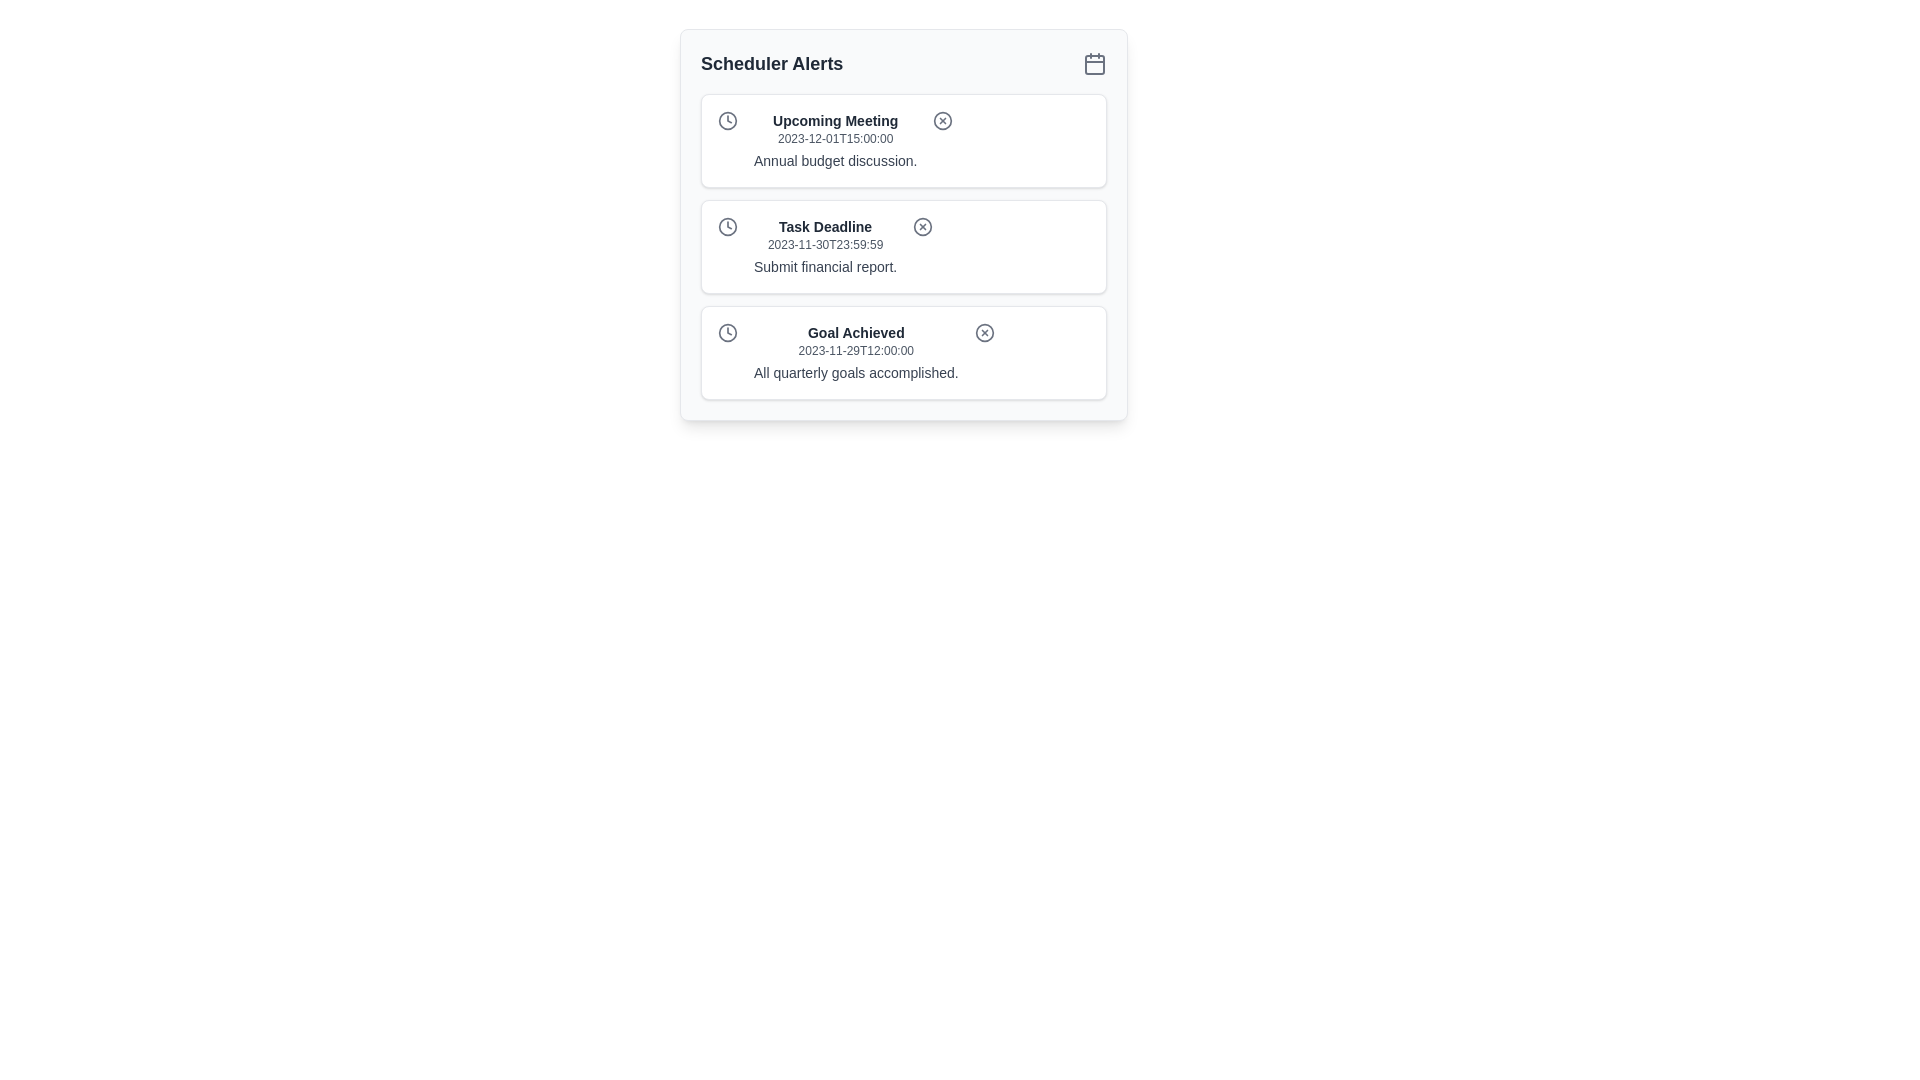 The width and height of the screenshot is (1920, 1080). I want to click on properties of the small circle element within the SVG structure located in the second row of the task deadlines list, so click(922, 226).